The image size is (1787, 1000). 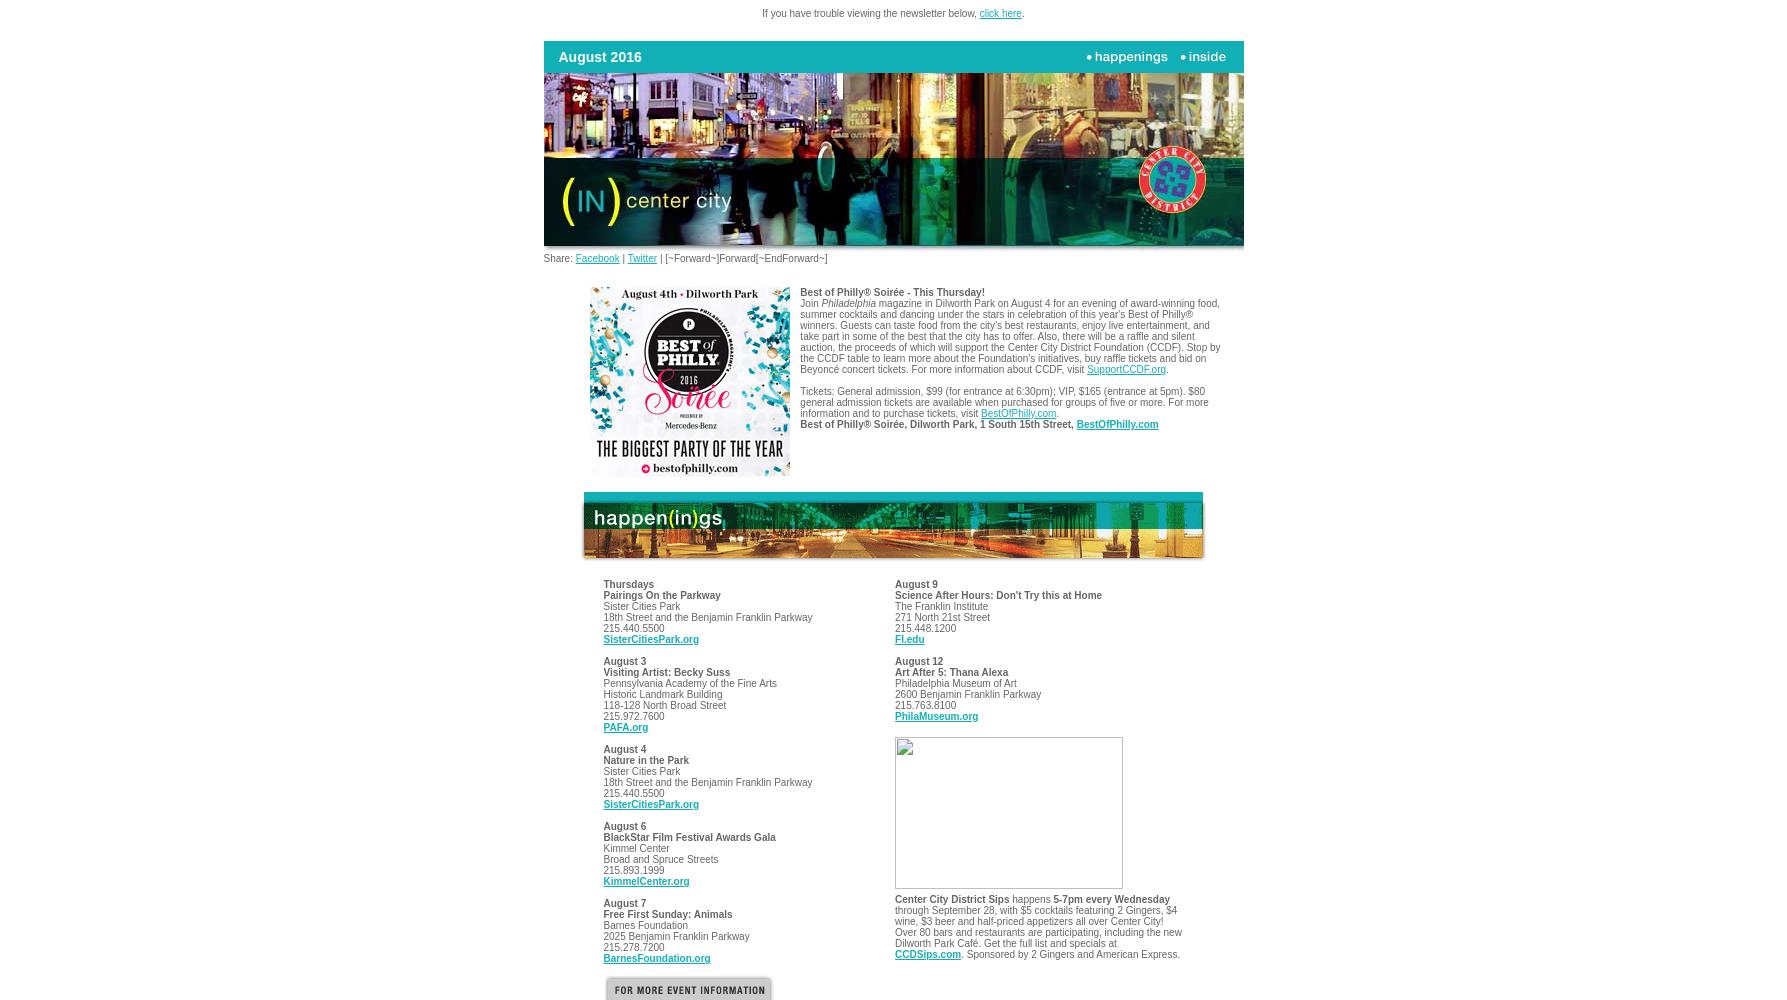 What do you see at coordinates (601, 594) in the screenshot?
I see `'Pairings On the Parkway'` at bounding box center [601, 594].